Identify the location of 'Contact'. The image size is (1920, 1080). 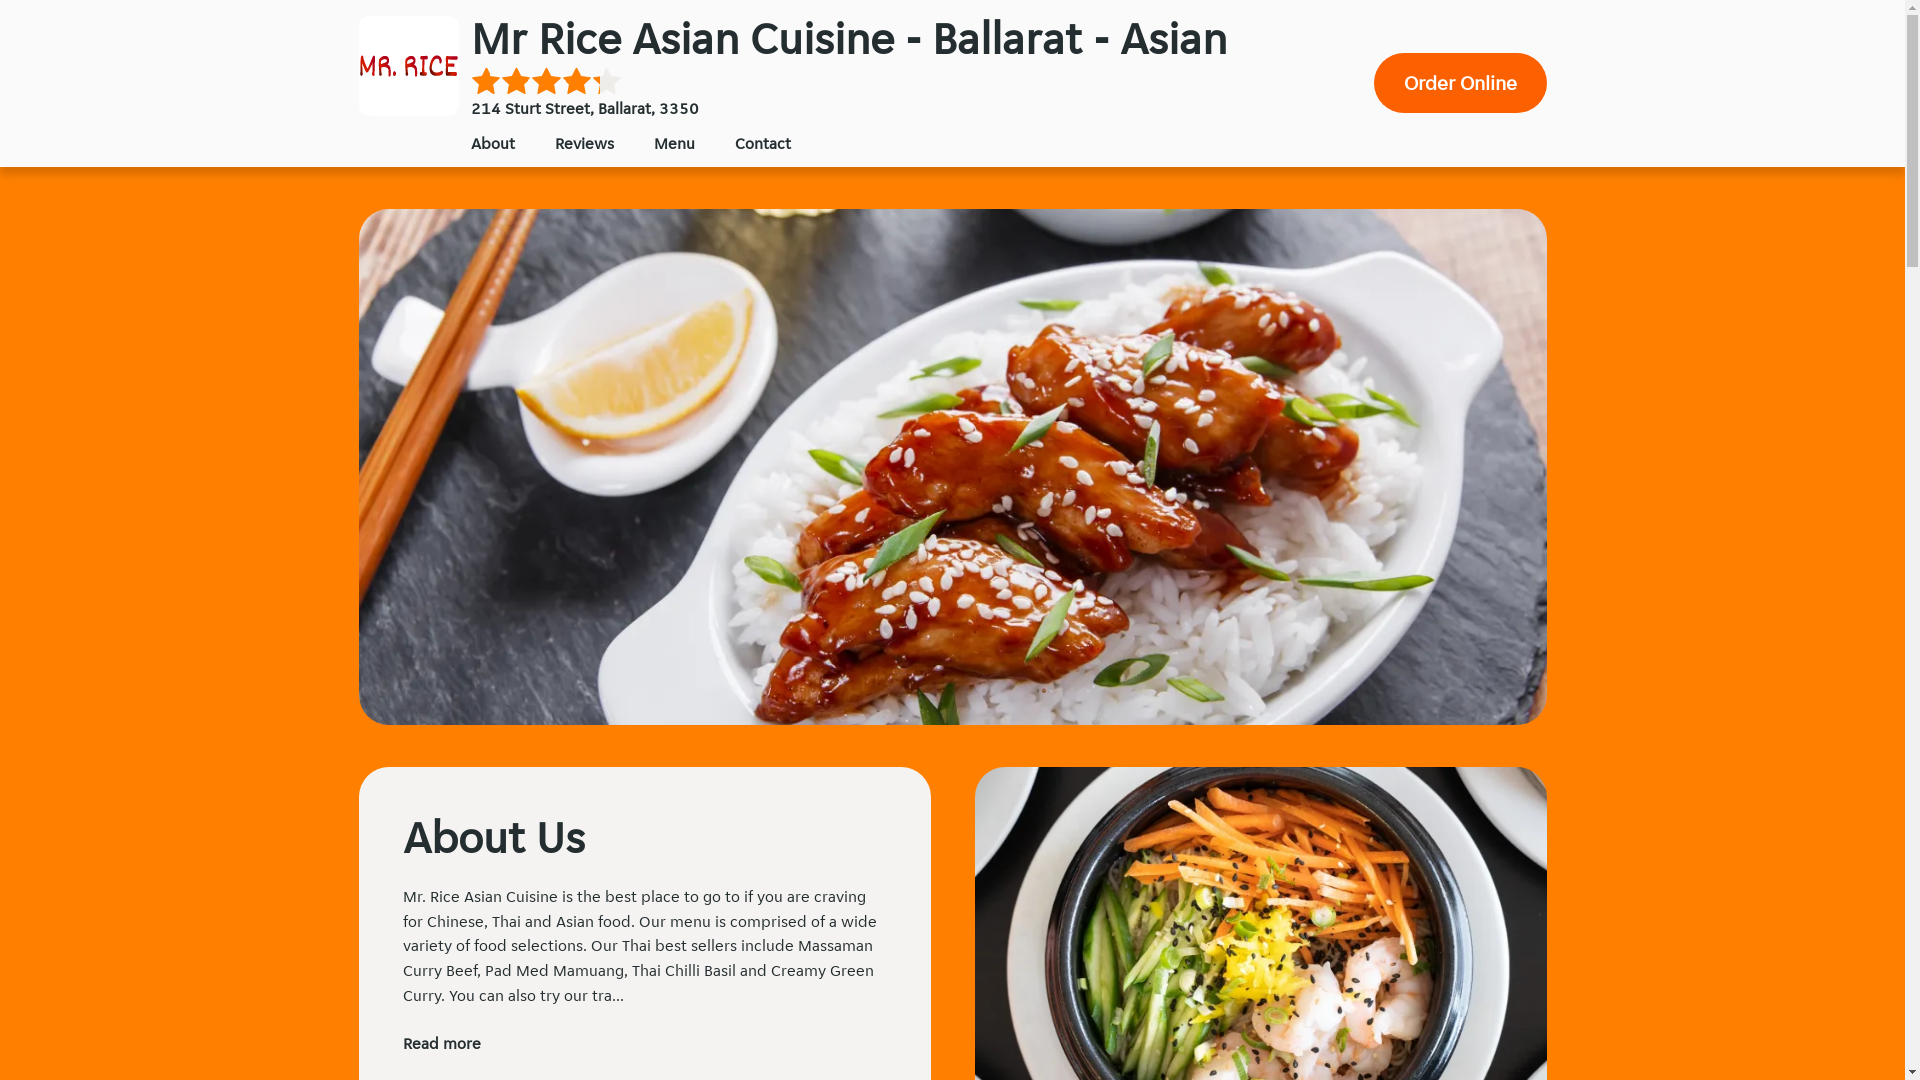
(761, 142).